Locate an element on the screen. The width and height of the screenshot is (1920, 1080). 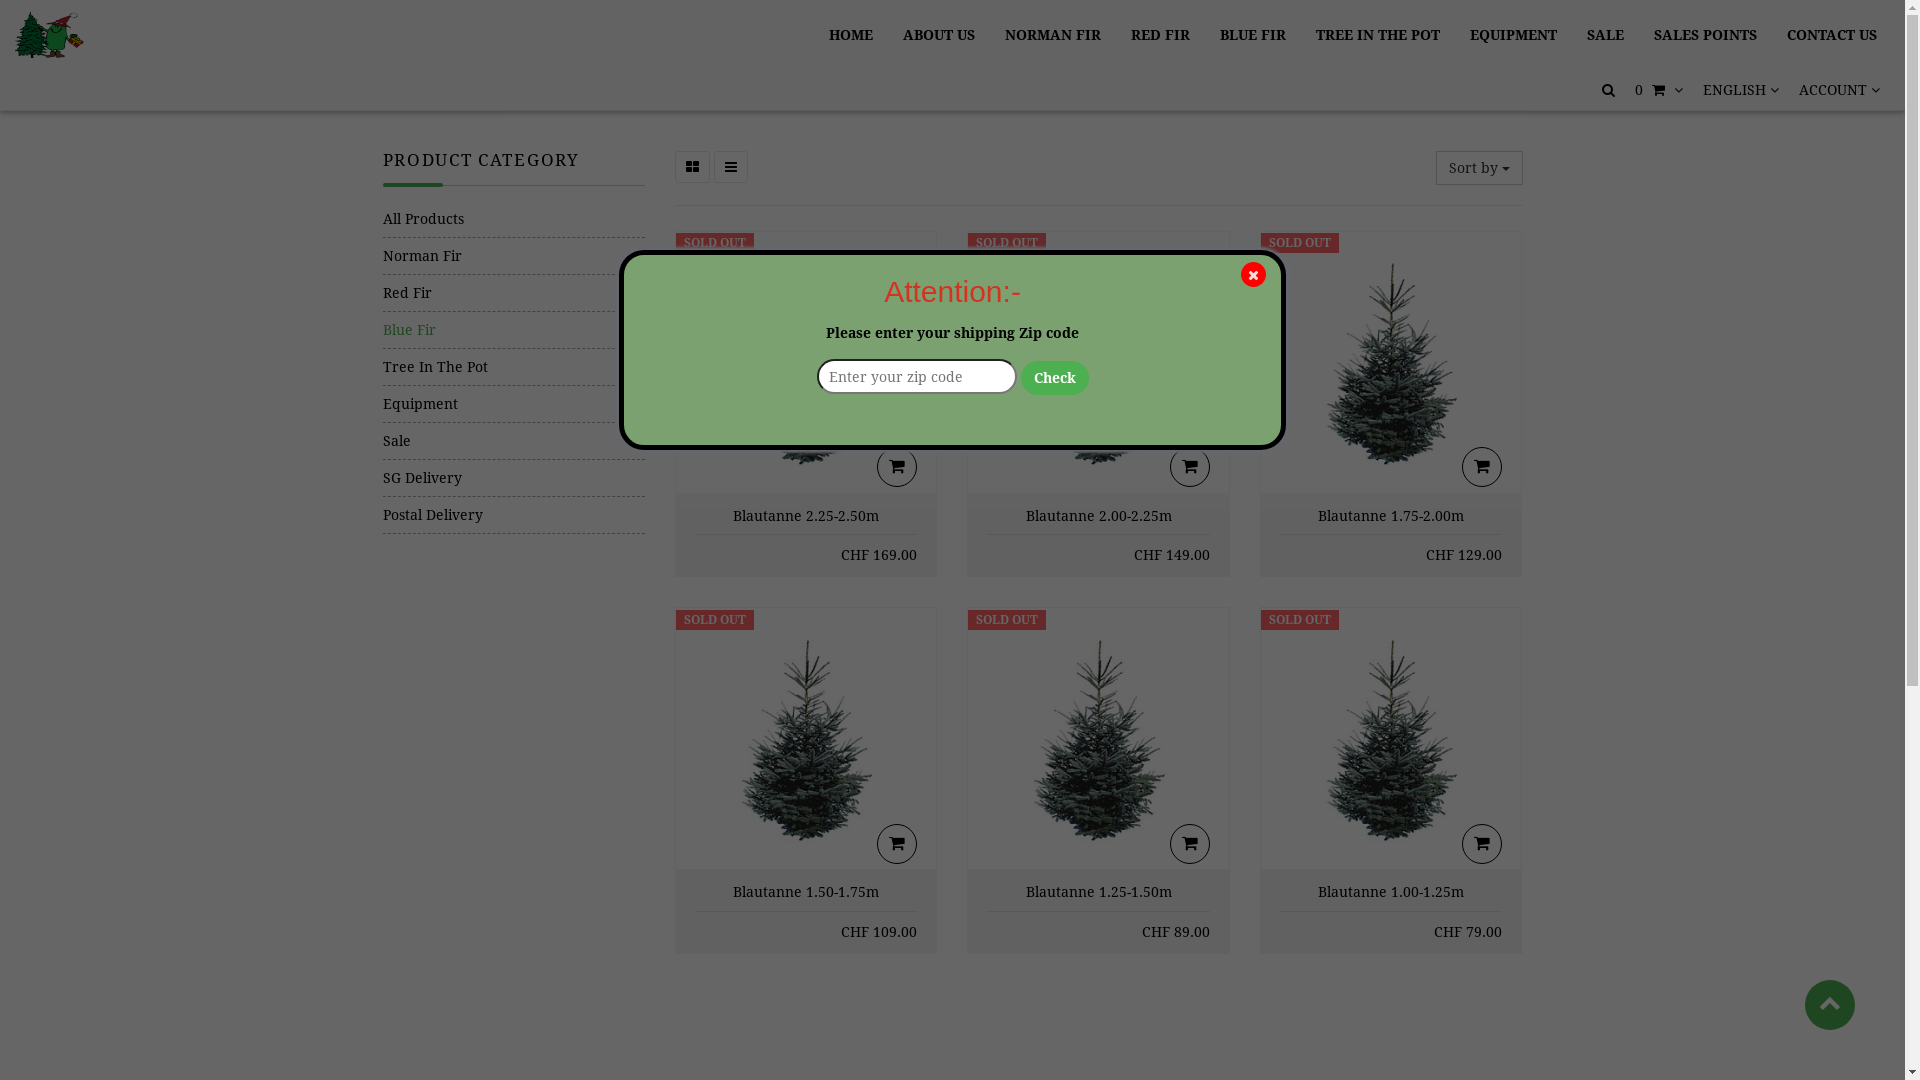
'Blautanne 2.25-2.50m' is located at coordinates (806, 515).